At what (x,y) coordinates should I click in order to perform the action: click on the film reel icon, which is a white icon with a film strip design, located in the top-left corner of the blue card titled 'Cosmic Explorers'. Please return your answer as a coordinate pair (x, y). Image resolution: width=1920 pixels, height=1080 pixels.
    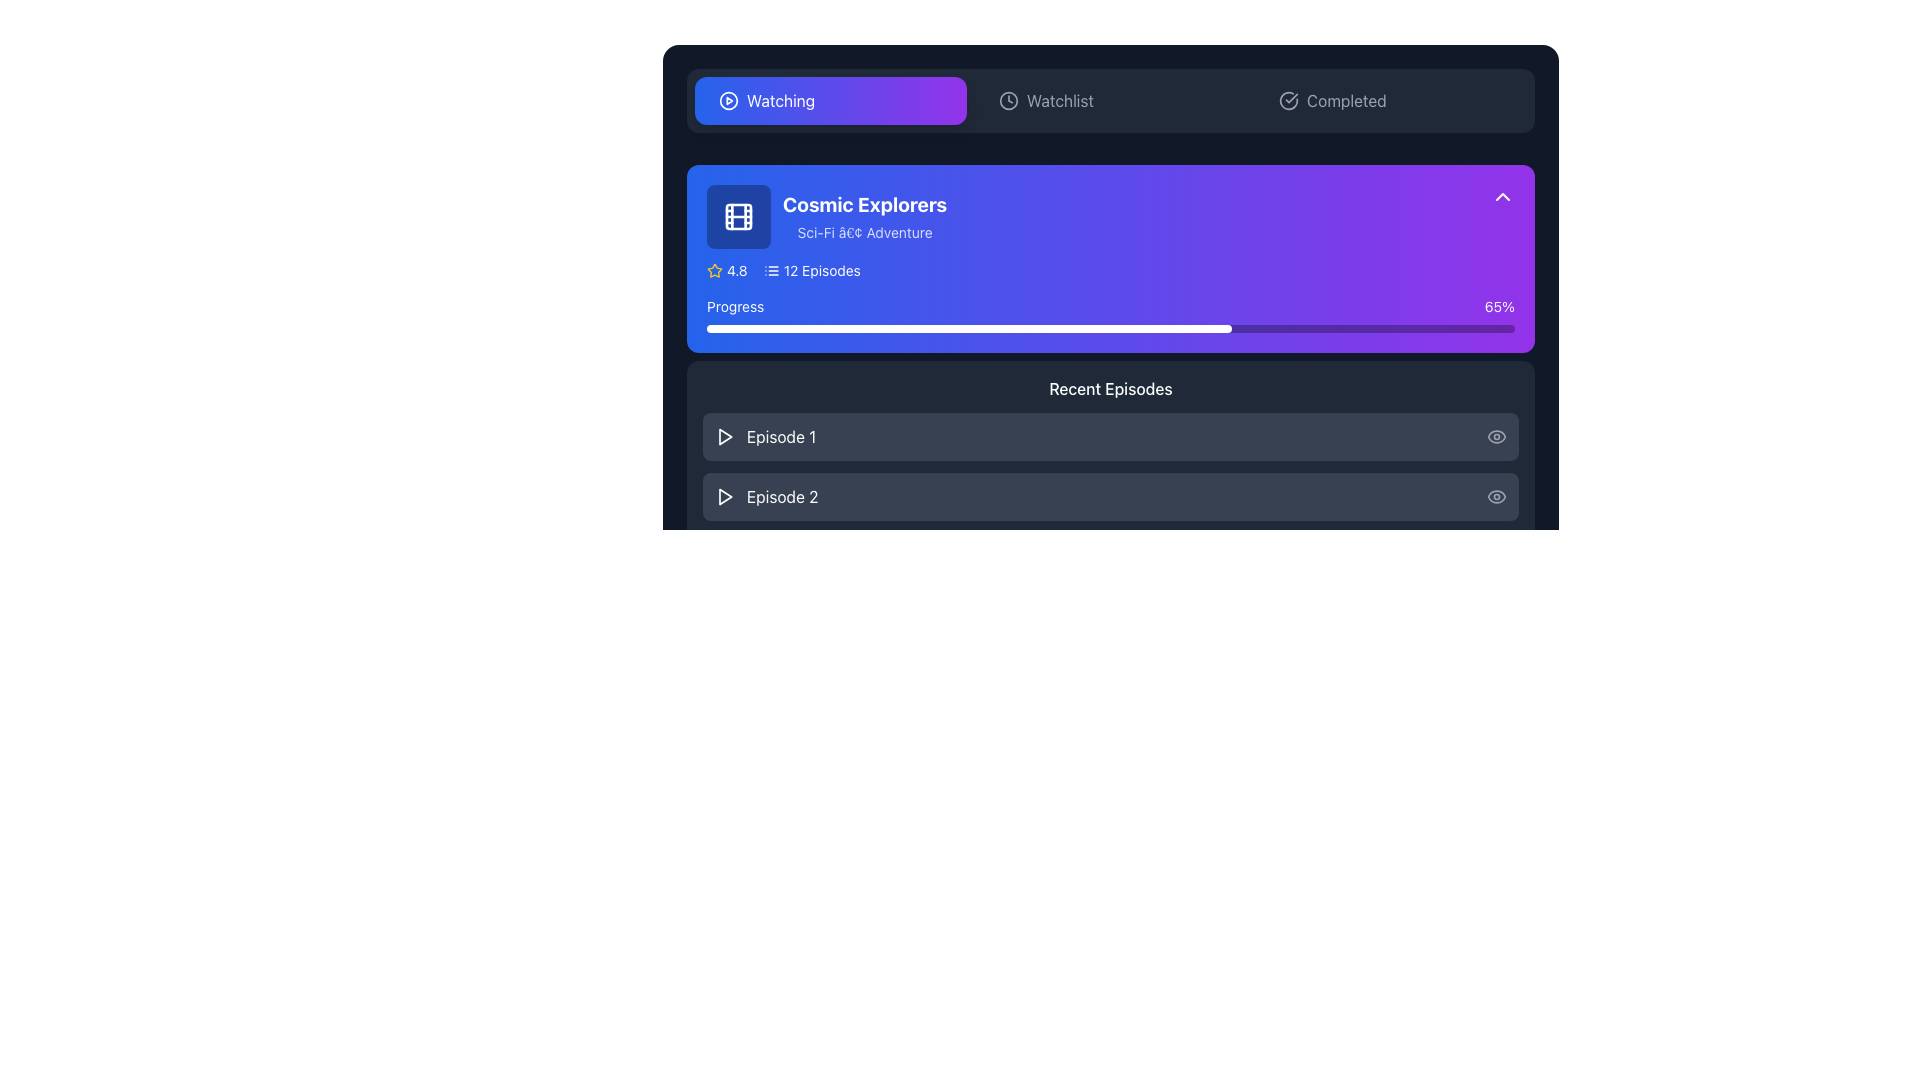
    Looking at the image, I should click on (738, 216).